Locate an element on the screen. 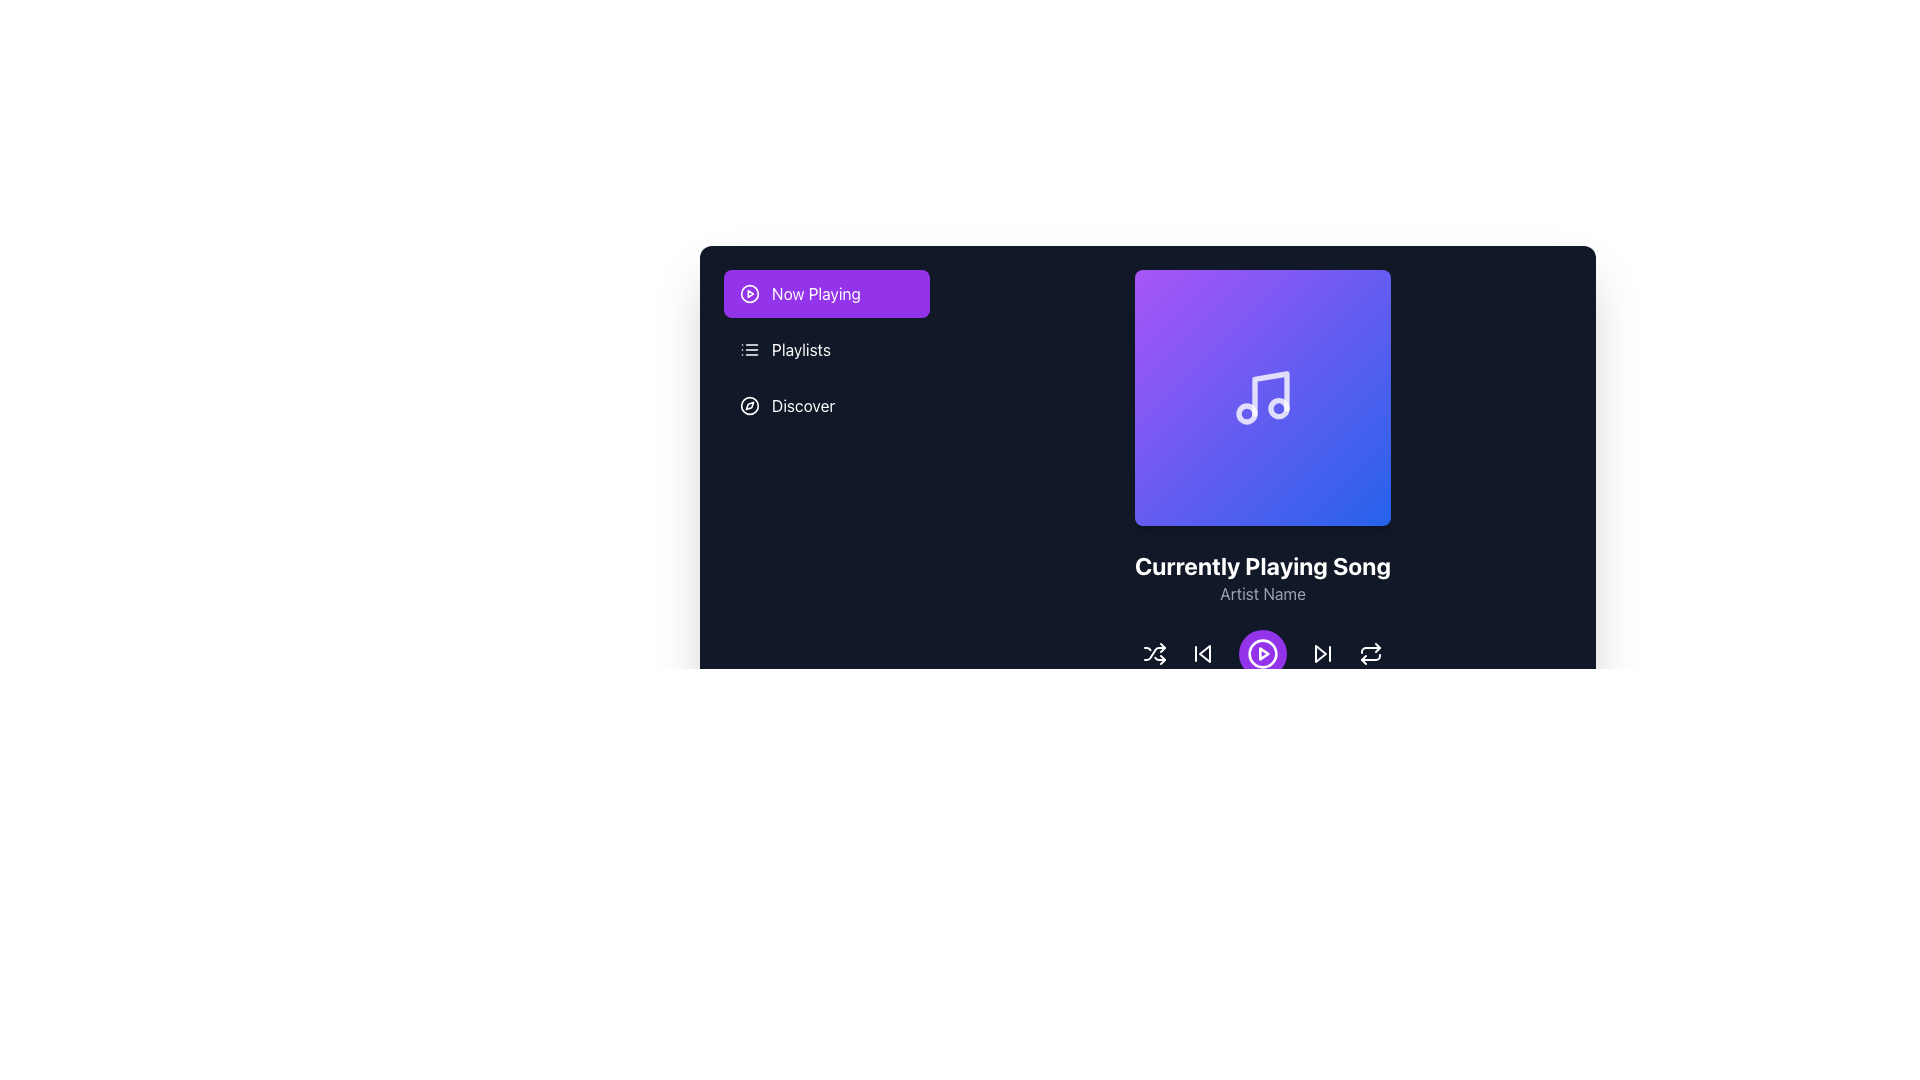 The width and height of the screenshot is (1920, 1080). the fifth button in the interactive control bar at the bottom-center of the interface is located at coordinates (1370, 654).